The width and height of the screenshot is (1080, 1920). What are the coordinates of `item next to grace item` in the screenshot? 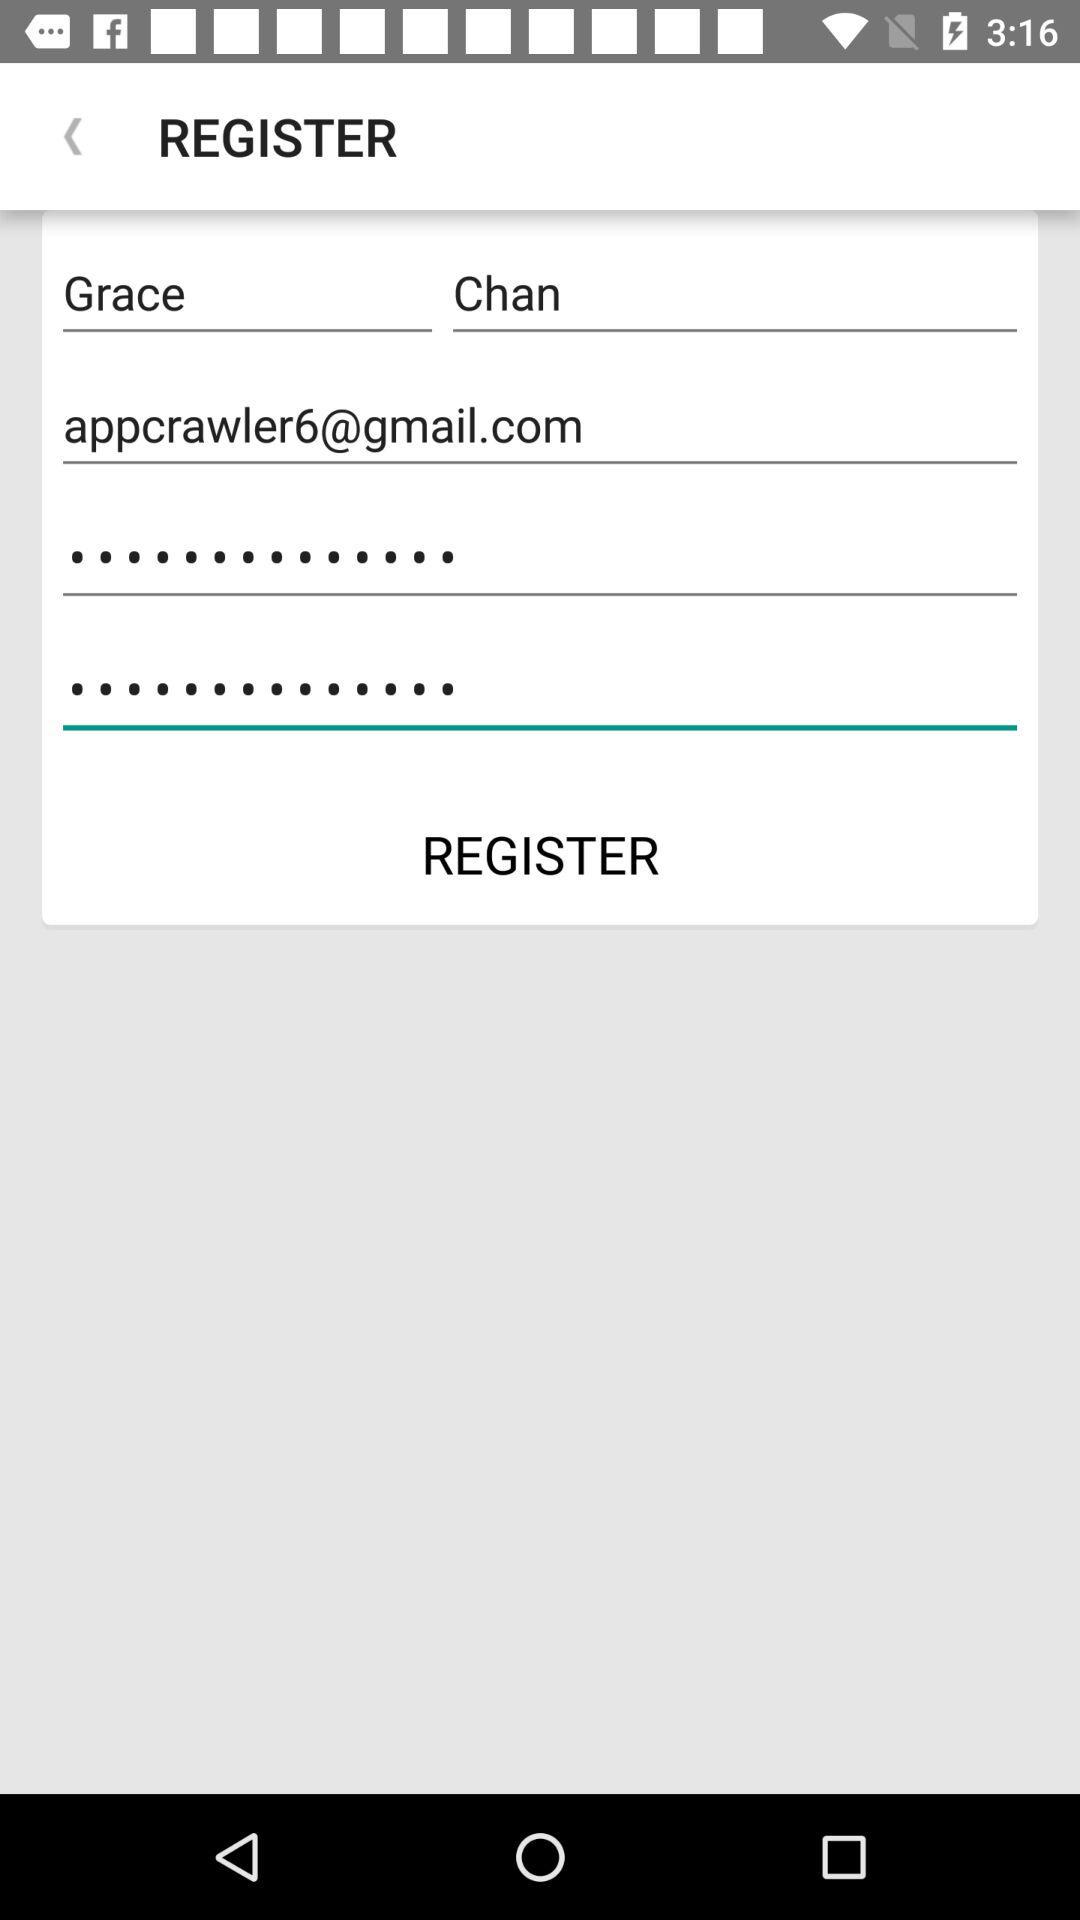 It's located at (735, 292).